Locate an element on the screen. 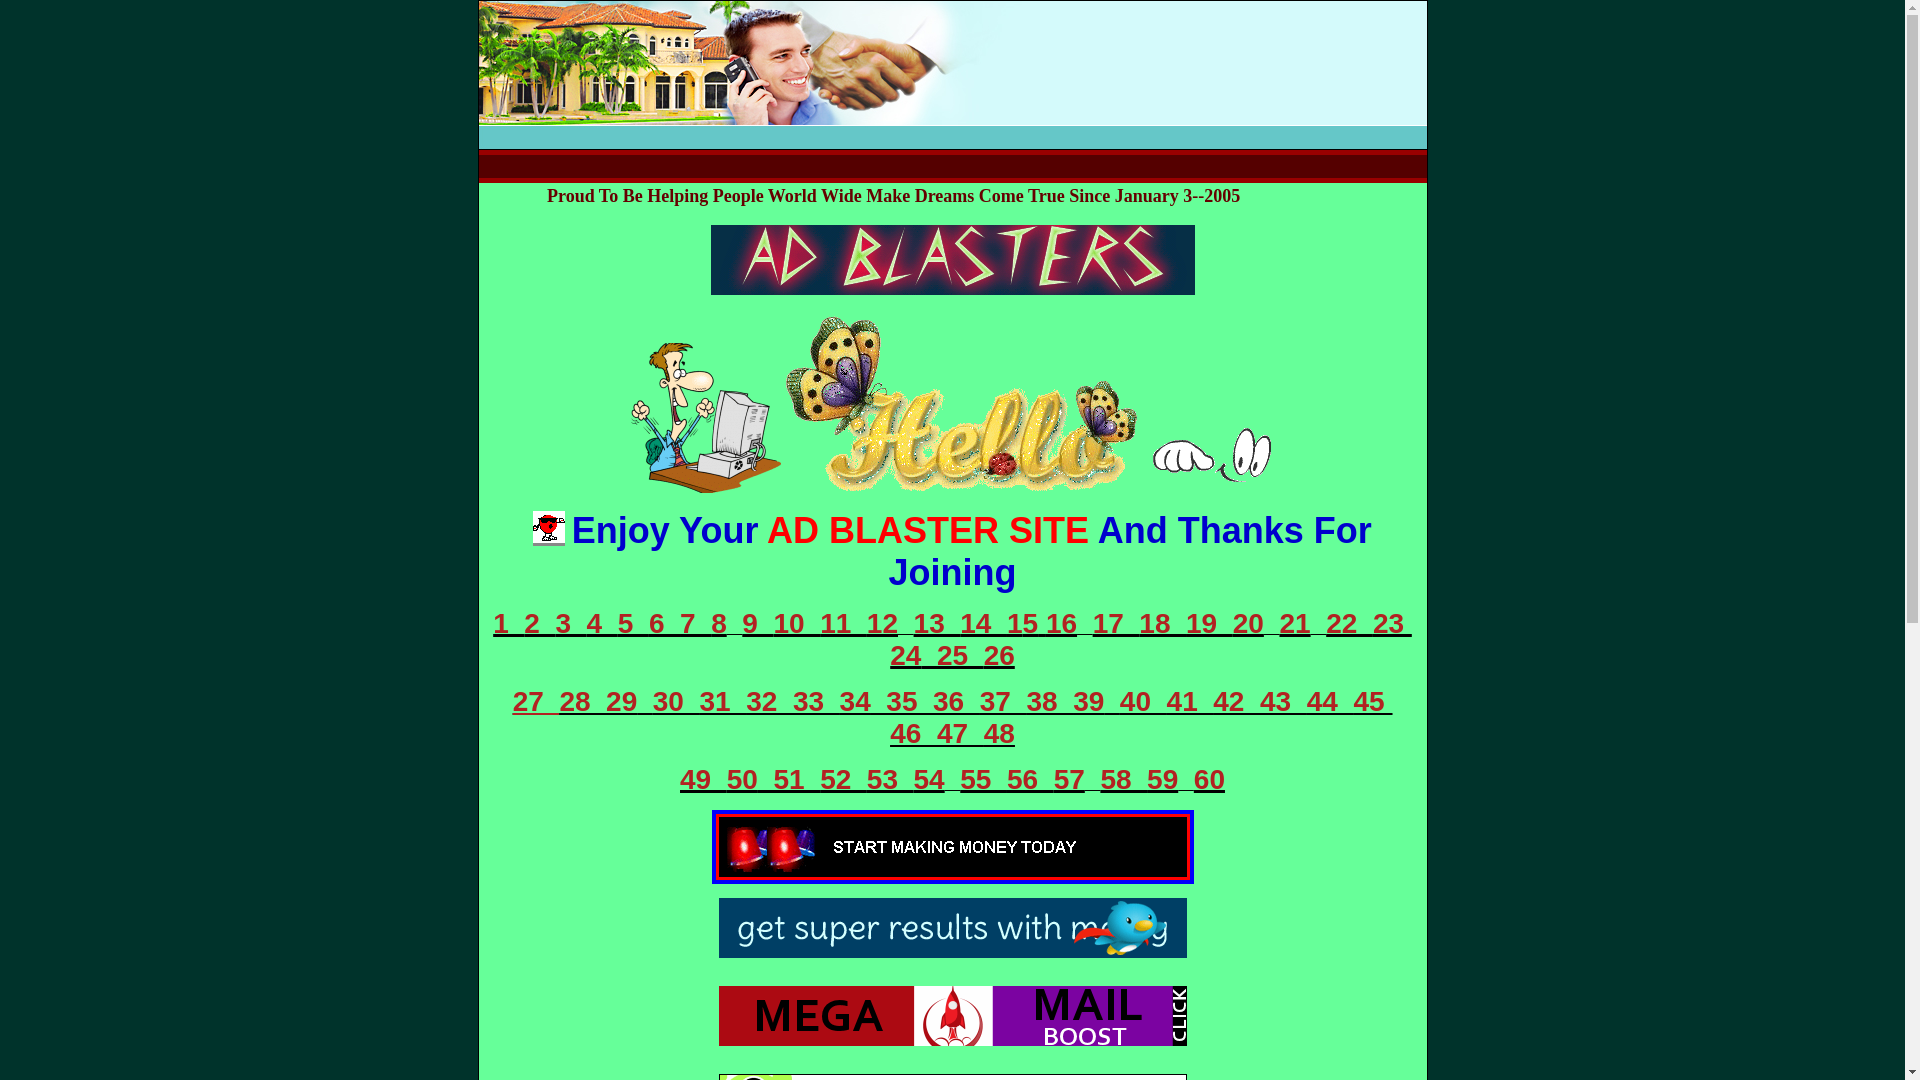  '24' is located at coordinates (904, 655).